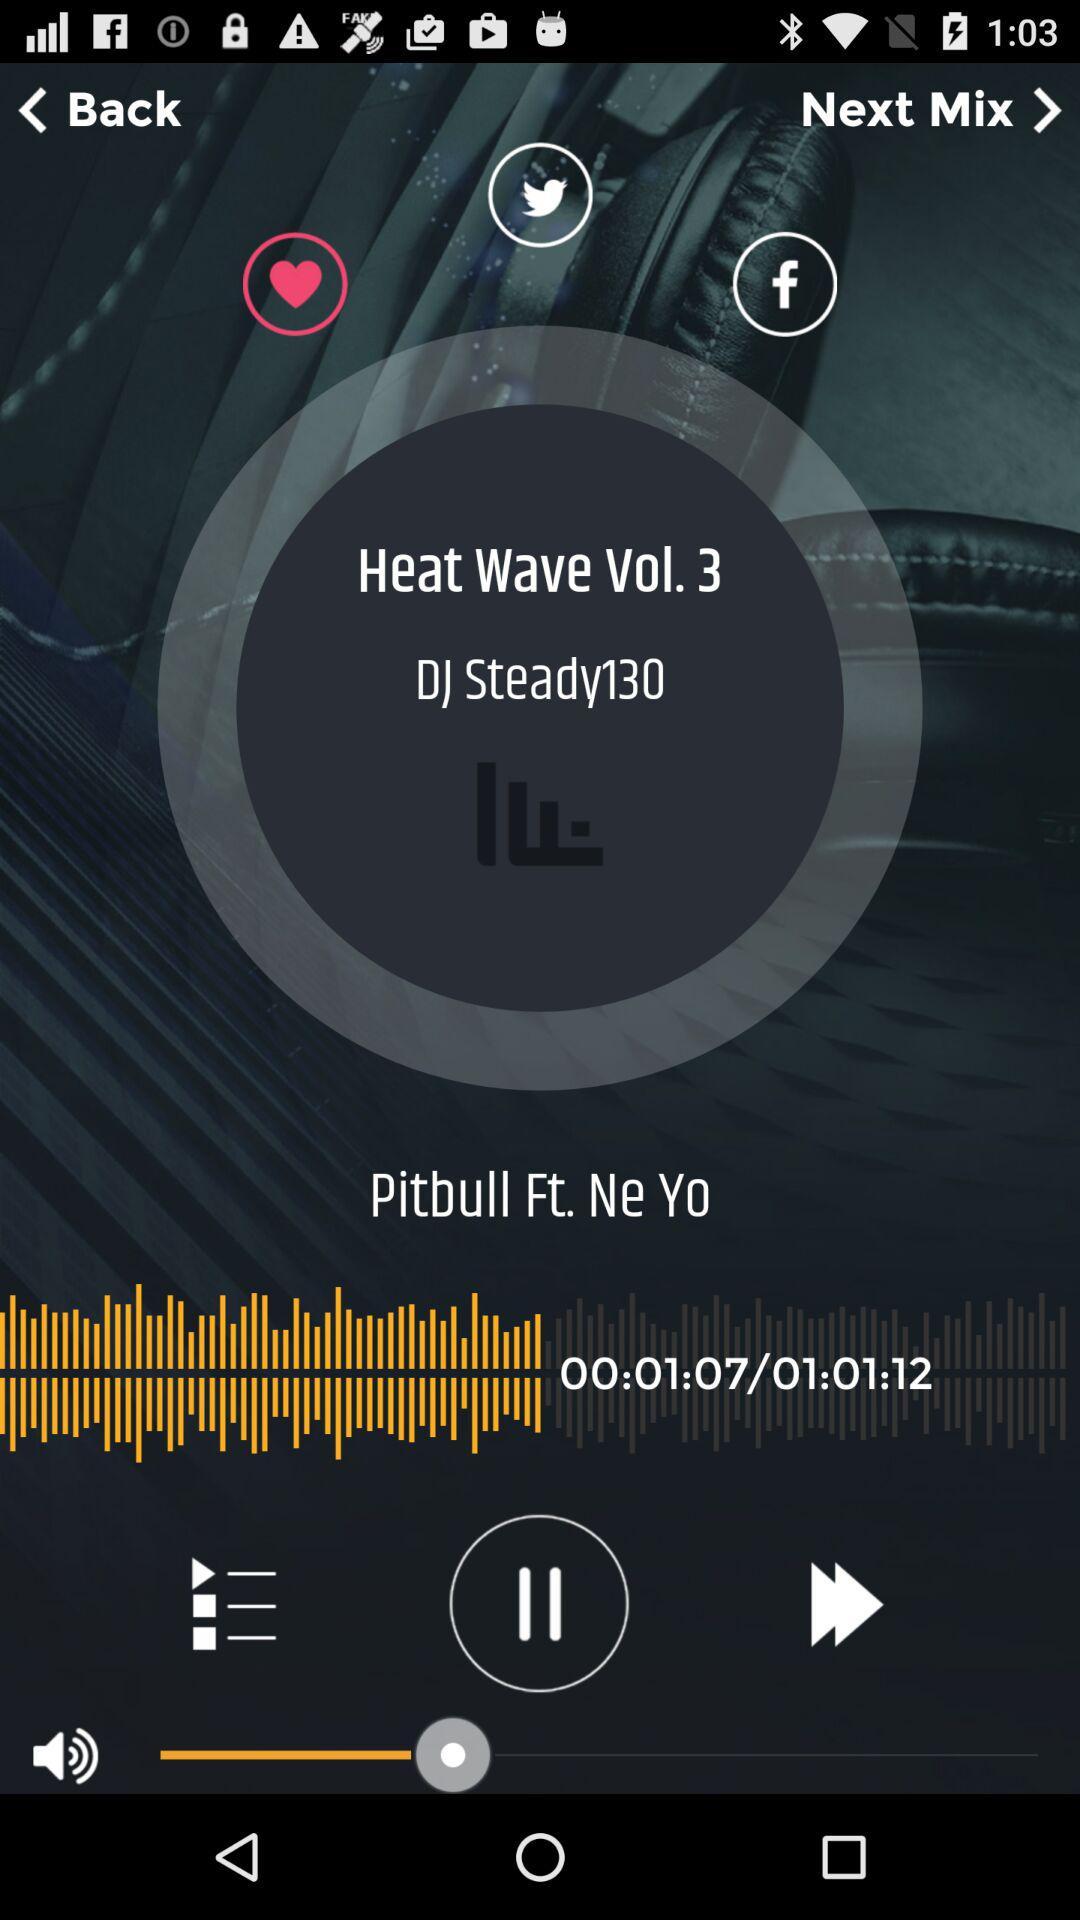  Describe the element at coordinates (231, 1603) in the screenshot. I see `menu settings link` at that location.